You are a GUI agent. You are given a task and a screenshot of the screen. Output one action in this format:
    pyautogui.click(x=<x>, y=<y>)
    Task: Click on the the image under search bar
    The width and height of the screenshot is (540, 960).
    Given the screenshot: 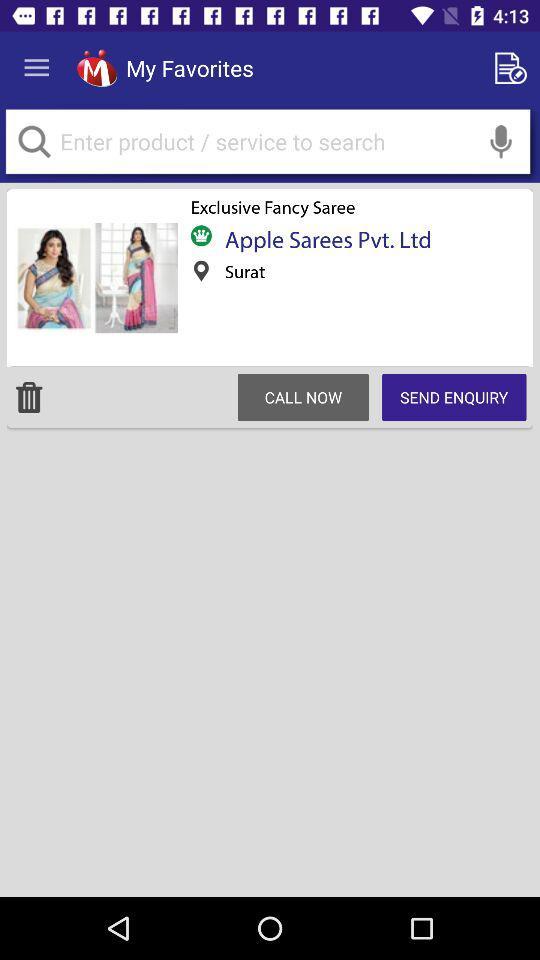 What is the action you would take?
    pyautogui.click(x=95, y=277)
    